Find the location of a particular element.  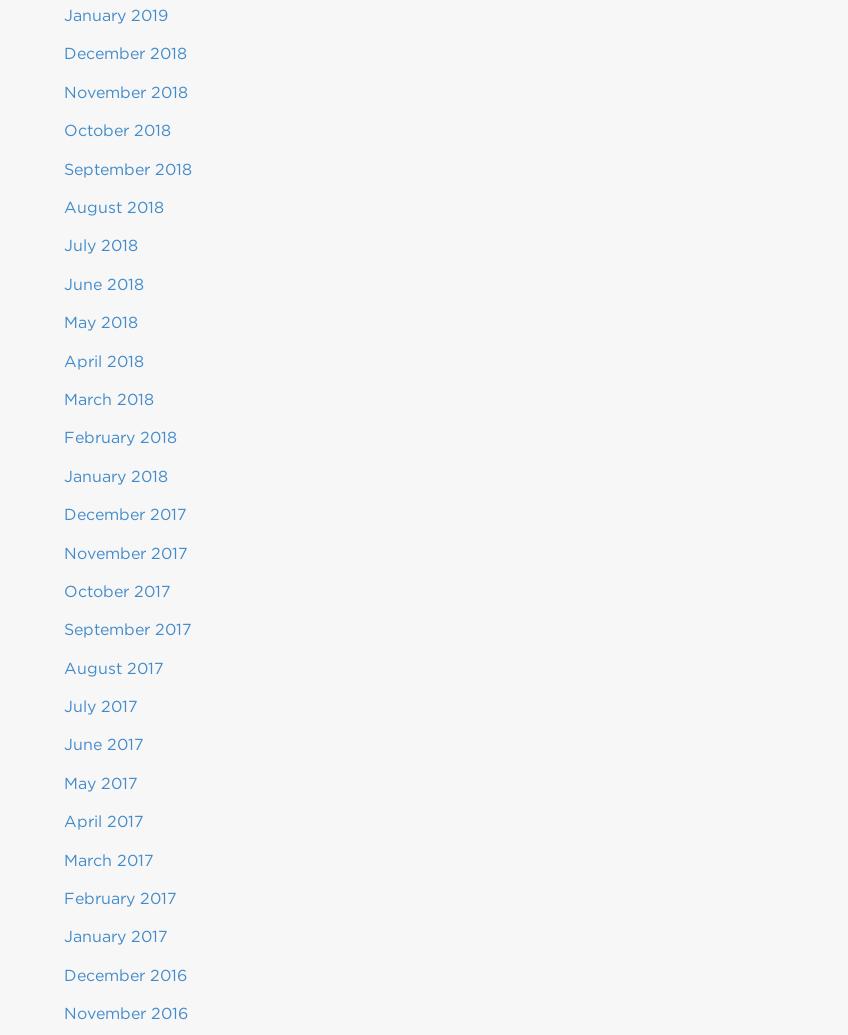

'January 2019' is located at coordinates (115, 15).